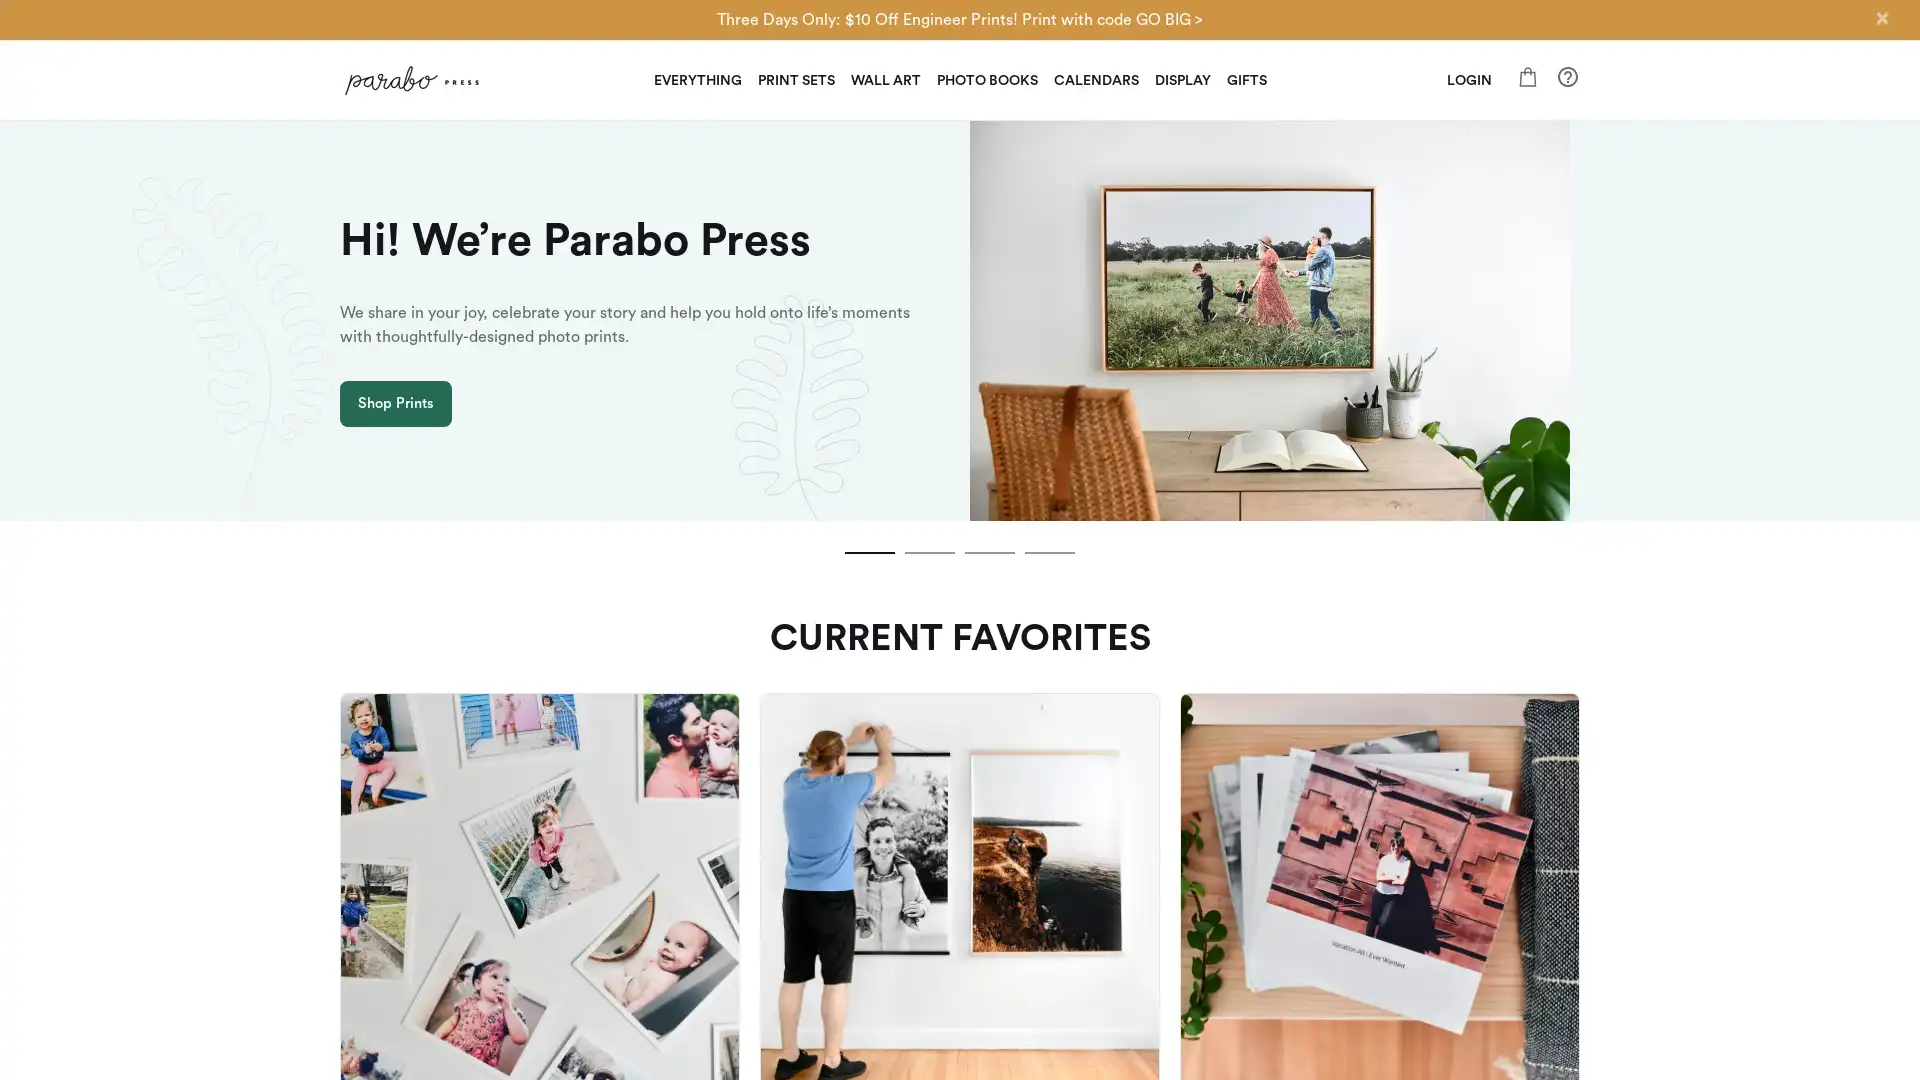 This screenshot has width=1920, height=1080. I want to click on slide dot, so click(929, 552).